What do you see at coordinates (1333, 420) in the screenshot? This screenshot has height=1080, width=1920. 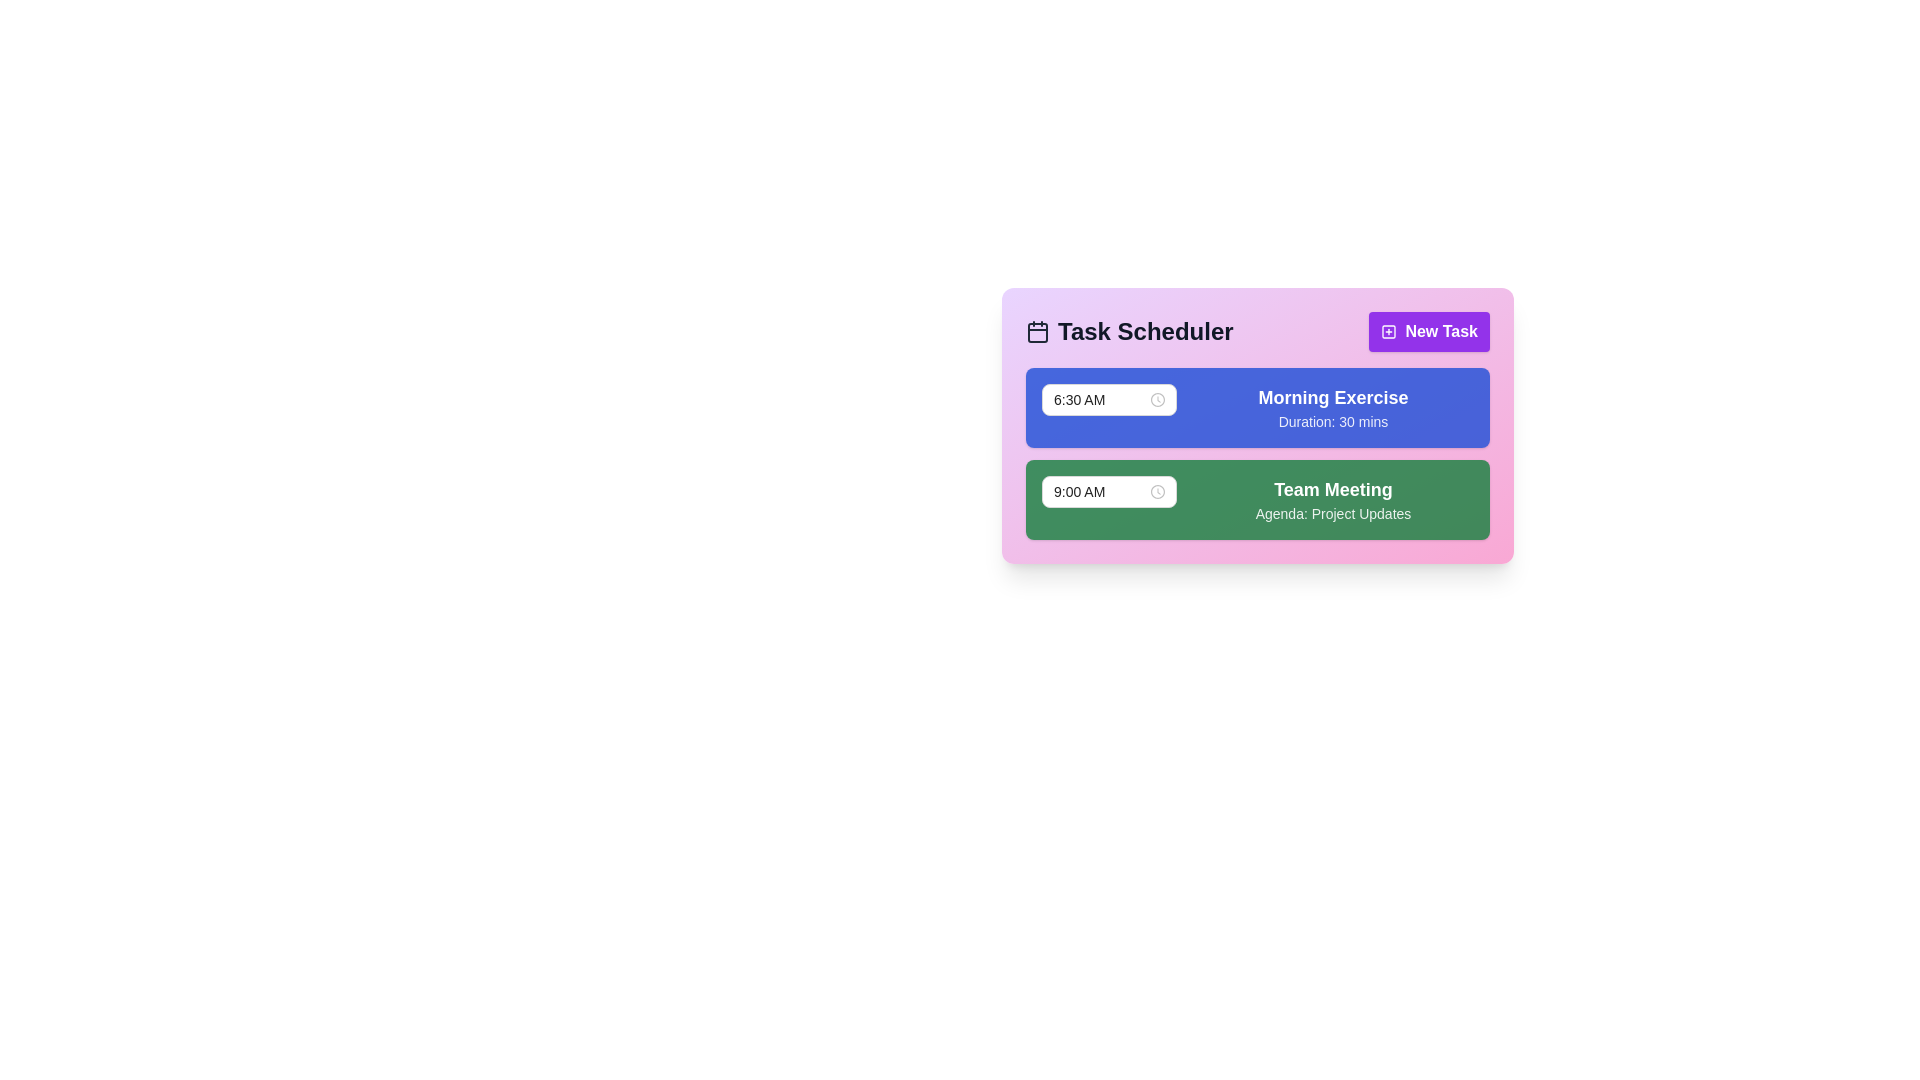 I see `the static text displaying the duration of the task, which is located below 'Morning Exercise' in the task card` at bounding box center [1333, 420].